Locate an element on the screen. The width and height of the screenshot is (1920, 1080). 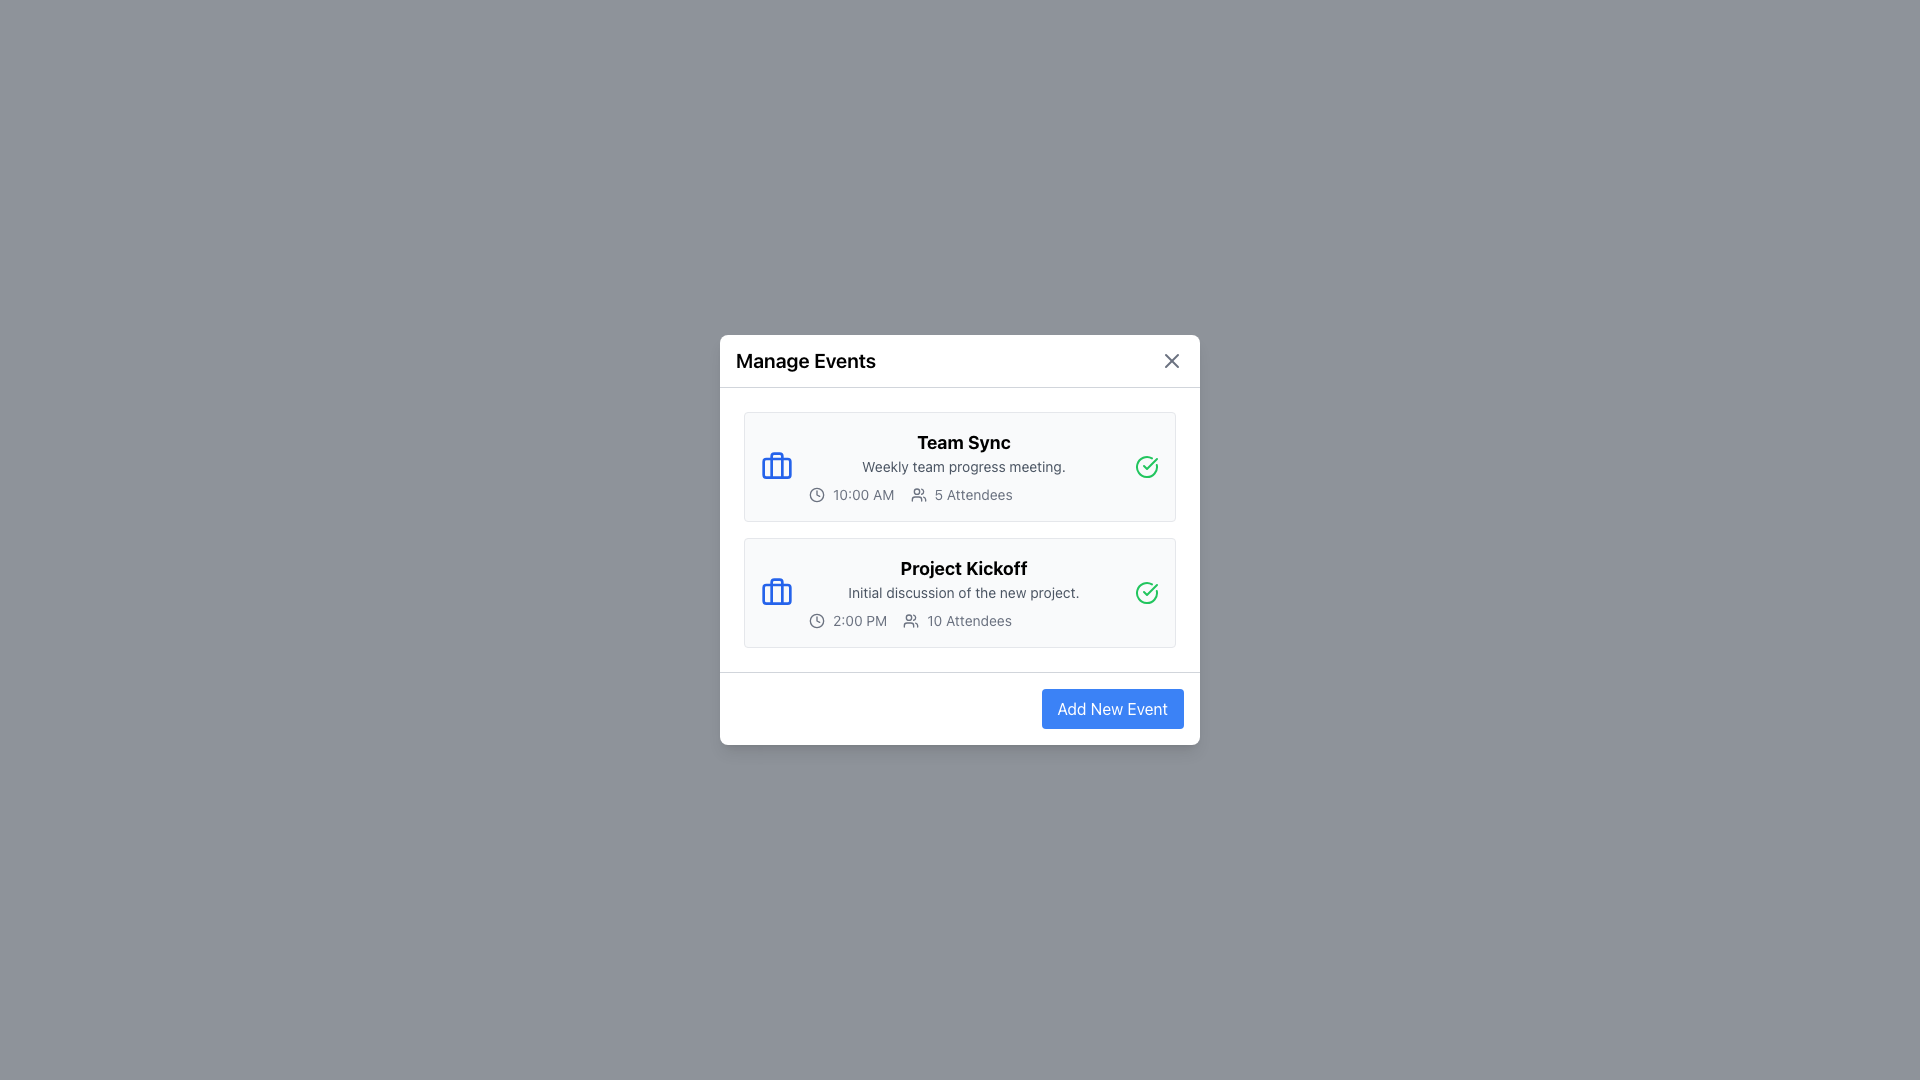
the text element displaying '10:00 AM 5 Attendees', which is located below the 'Team Sync' header in the meeting summary card is located at coordinates (964, 494).